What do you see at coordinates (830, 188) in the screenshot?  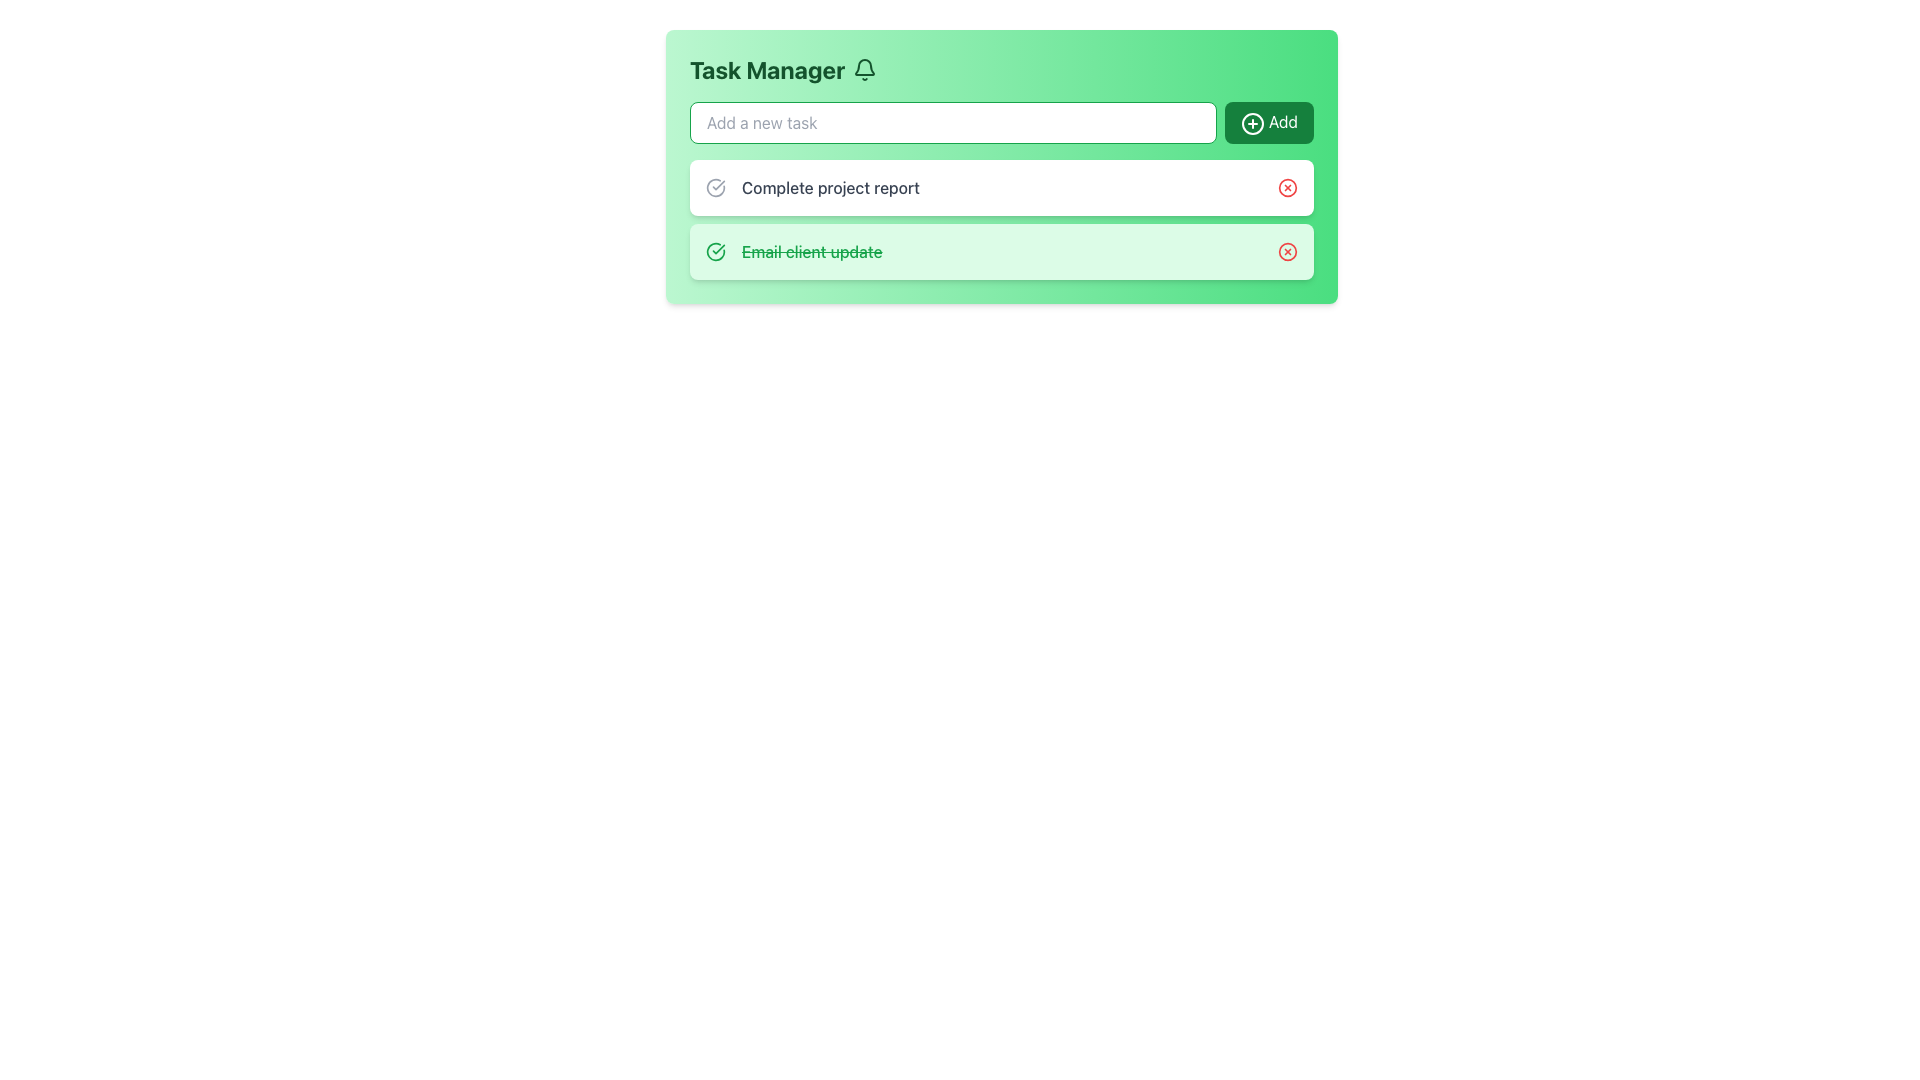 I see `the Text label that displays the title of the first task in the Task Manager section, which is located above the 'Email client update' task` at bounding box center [830, 188].